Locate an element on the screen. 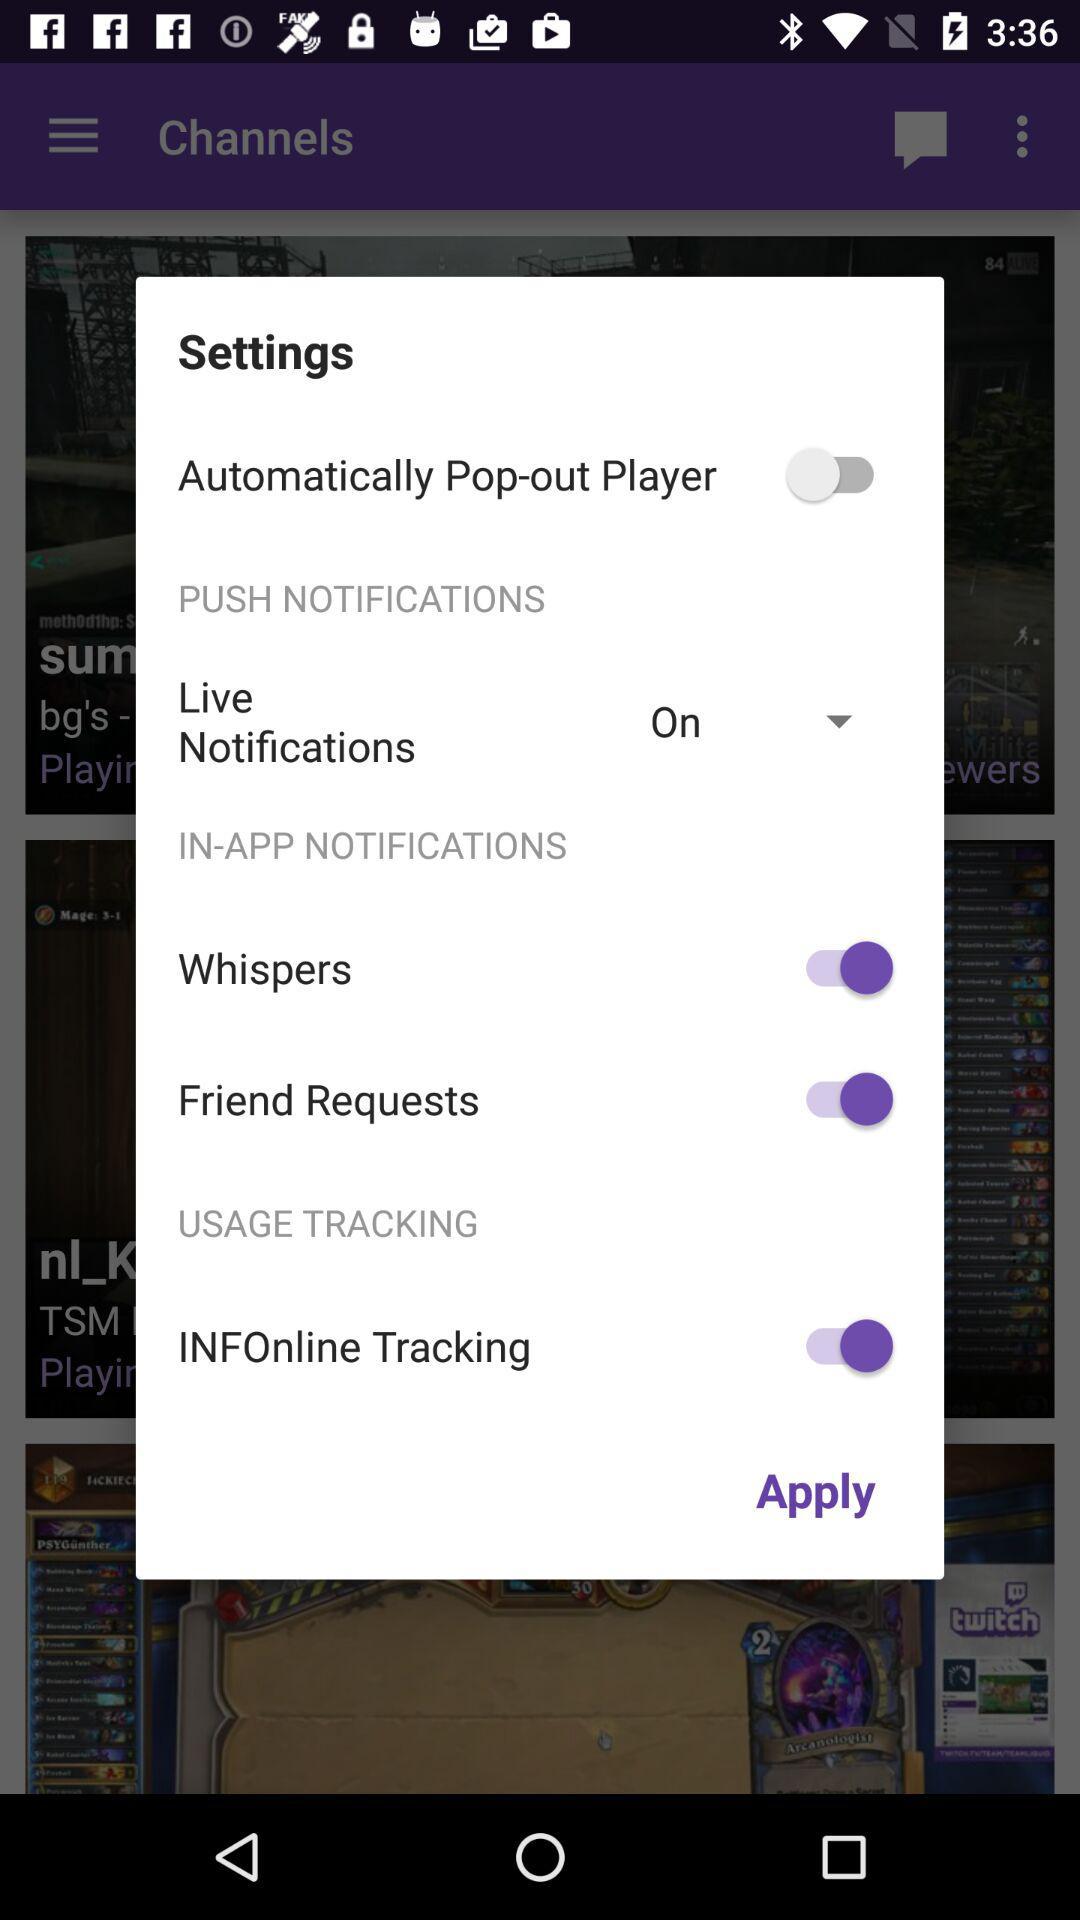  icon next to friend requests item is located at coordinates (840, 1098).